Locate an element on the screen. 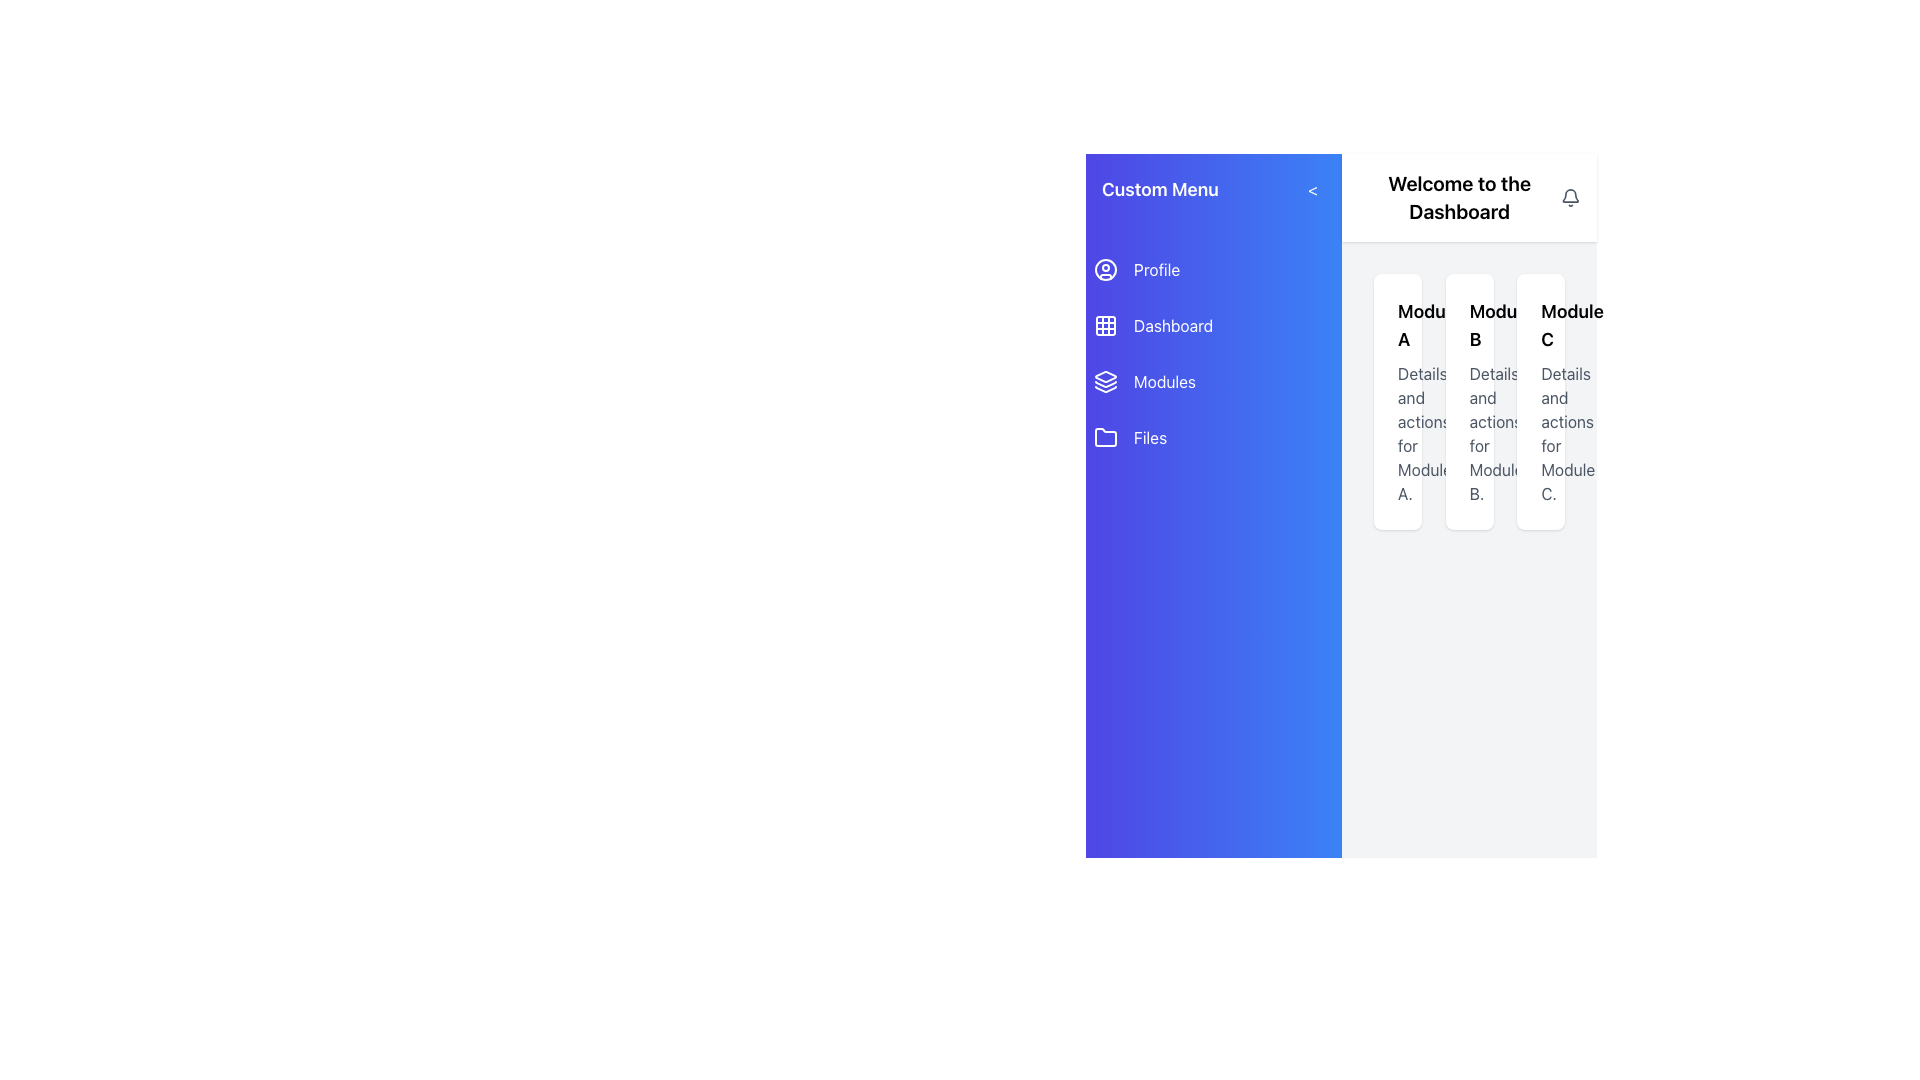  the primary bell shape in the bell icon located in the top-right corner of the dashboard, adjacent to the 'Welcome to the Dashboard' title is located at coordinates (1570, 195).